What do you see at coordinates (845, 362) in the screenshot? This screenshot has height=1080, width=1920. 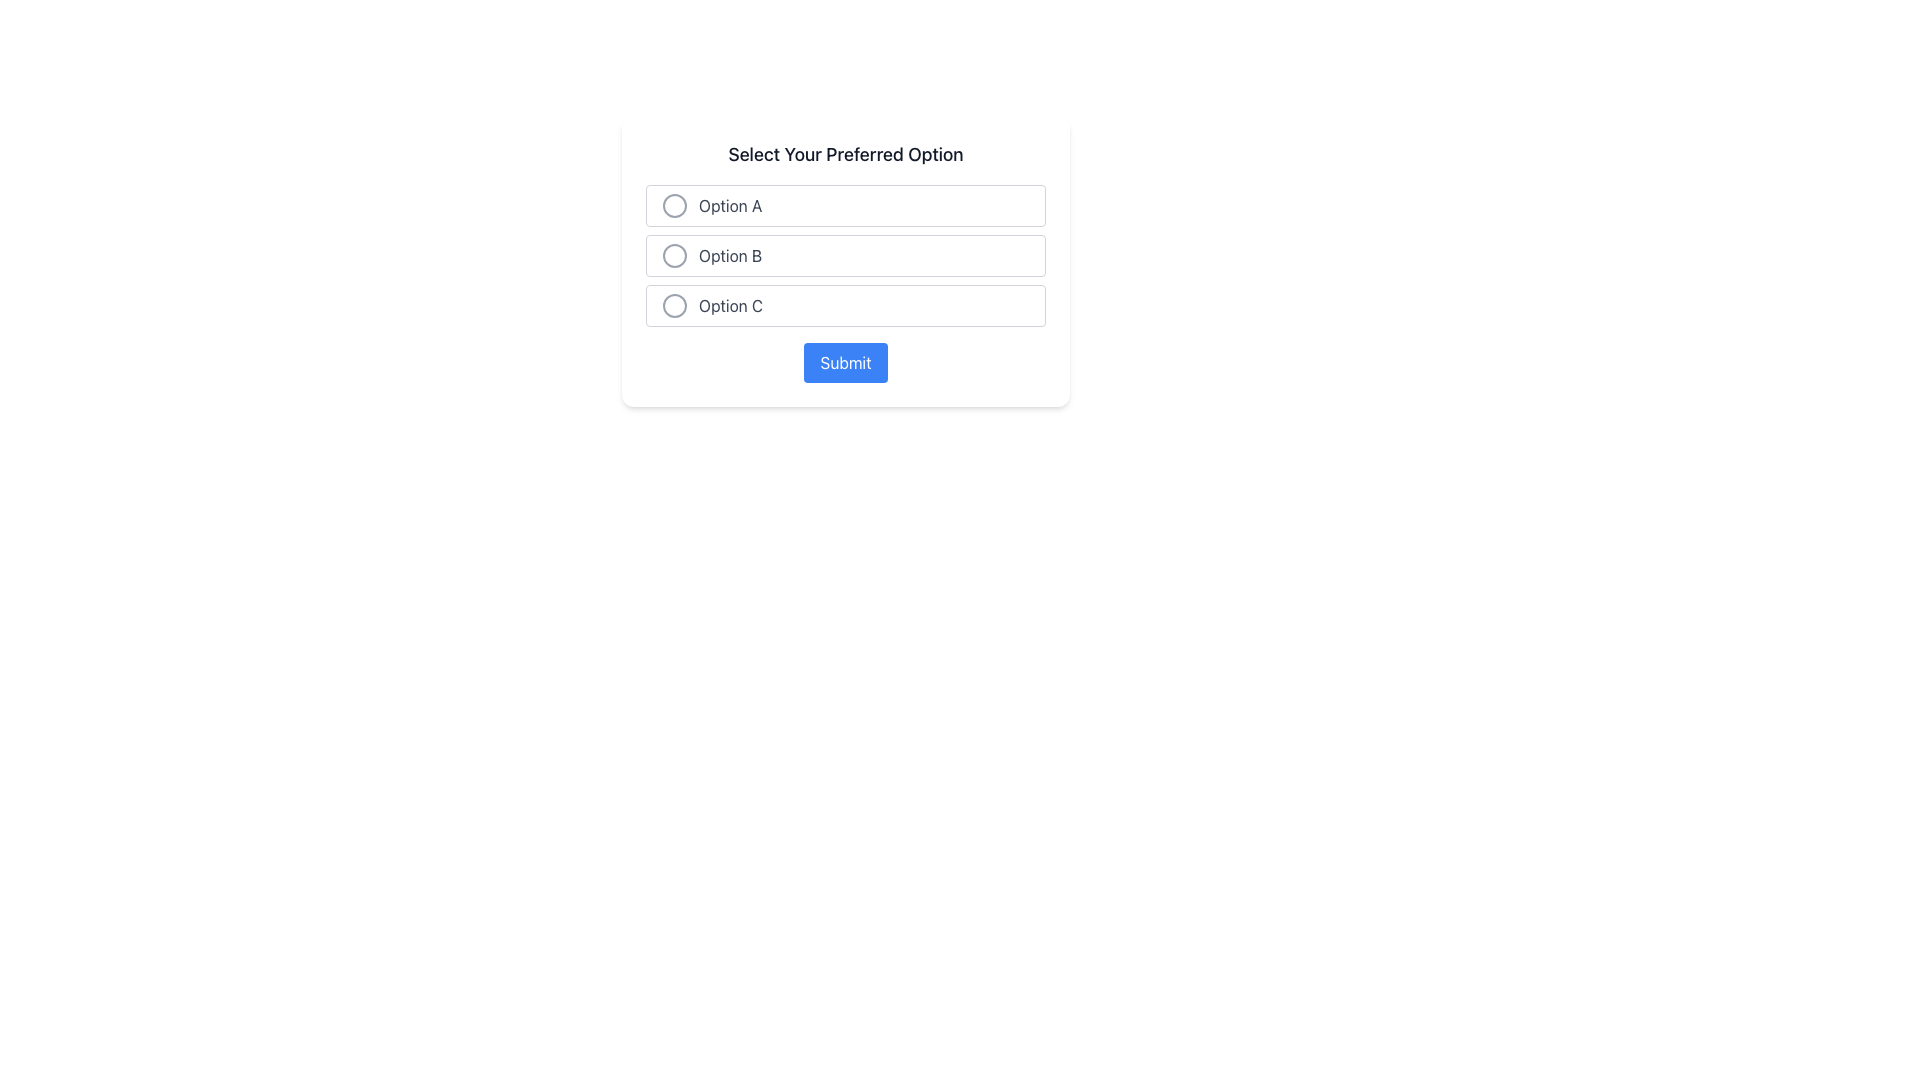 I see `the blue rectangular 'Submit' button with rounded corners located at the bottom of the form` at bounding box center [845, 362].